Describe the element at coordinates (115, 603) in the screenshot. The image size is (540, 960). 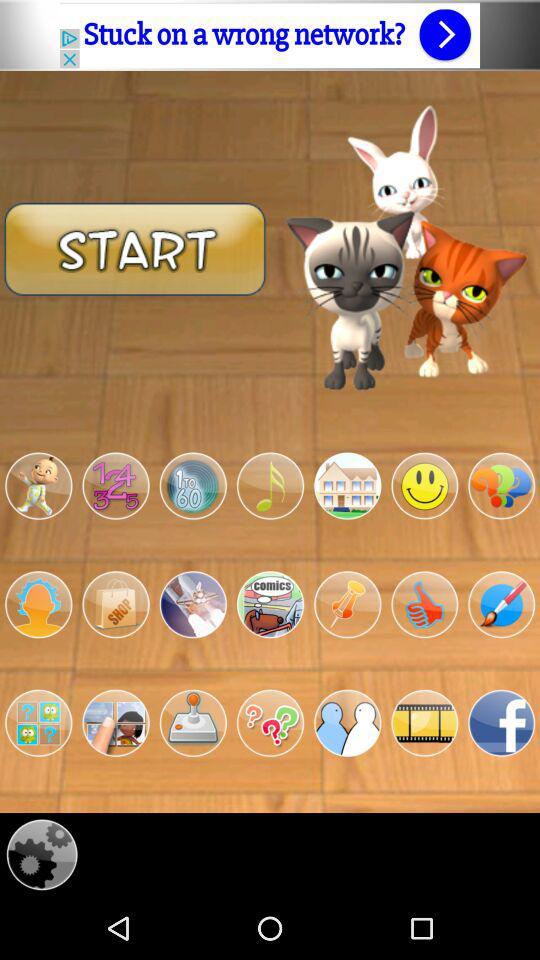
I see `the shop` at that location.